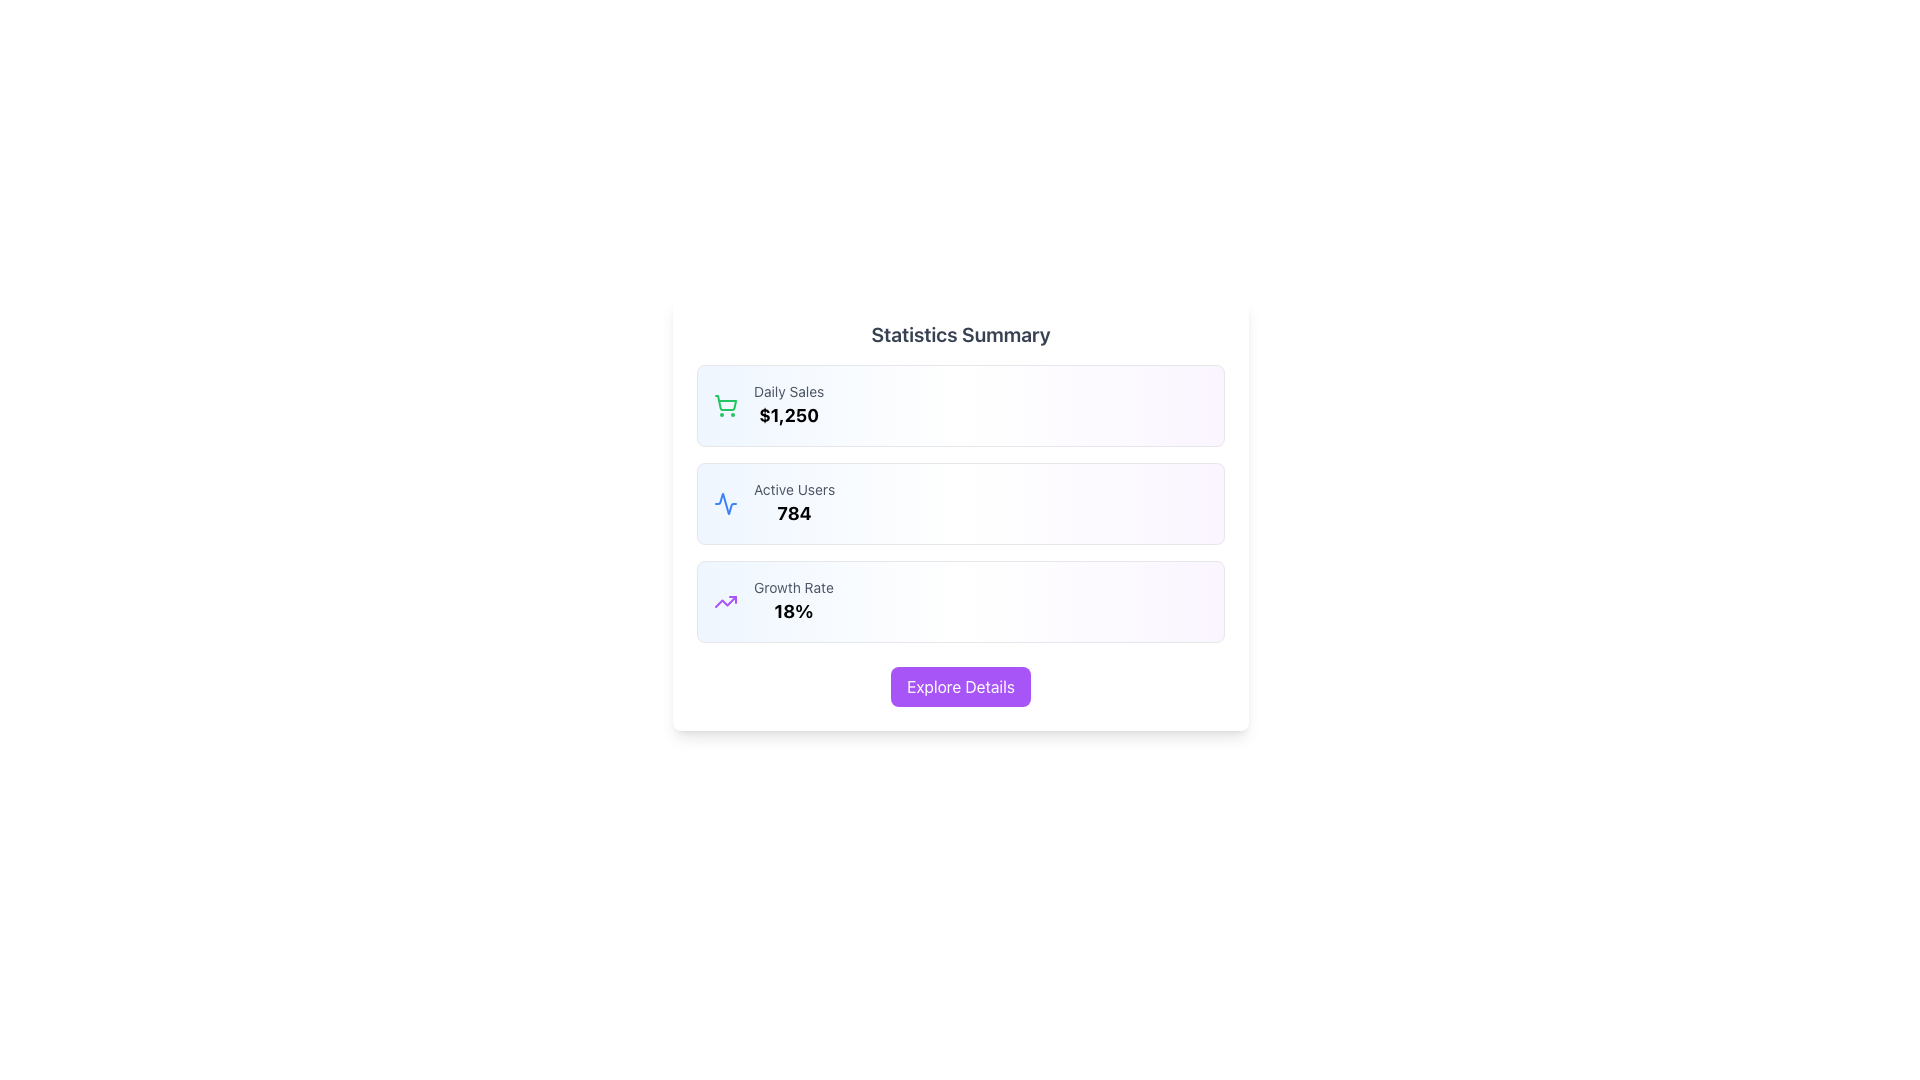 Image resolution: width=1920 pixels, height=1080 pixels. What do you see at coordinates (793, 512) in the screenshot?
I see `the Text Display element showing the number '784', which is styled in bold and larger font size against a white background, located below 'Active Users' in the Statistics Summary` at bounding box center [793, 512].